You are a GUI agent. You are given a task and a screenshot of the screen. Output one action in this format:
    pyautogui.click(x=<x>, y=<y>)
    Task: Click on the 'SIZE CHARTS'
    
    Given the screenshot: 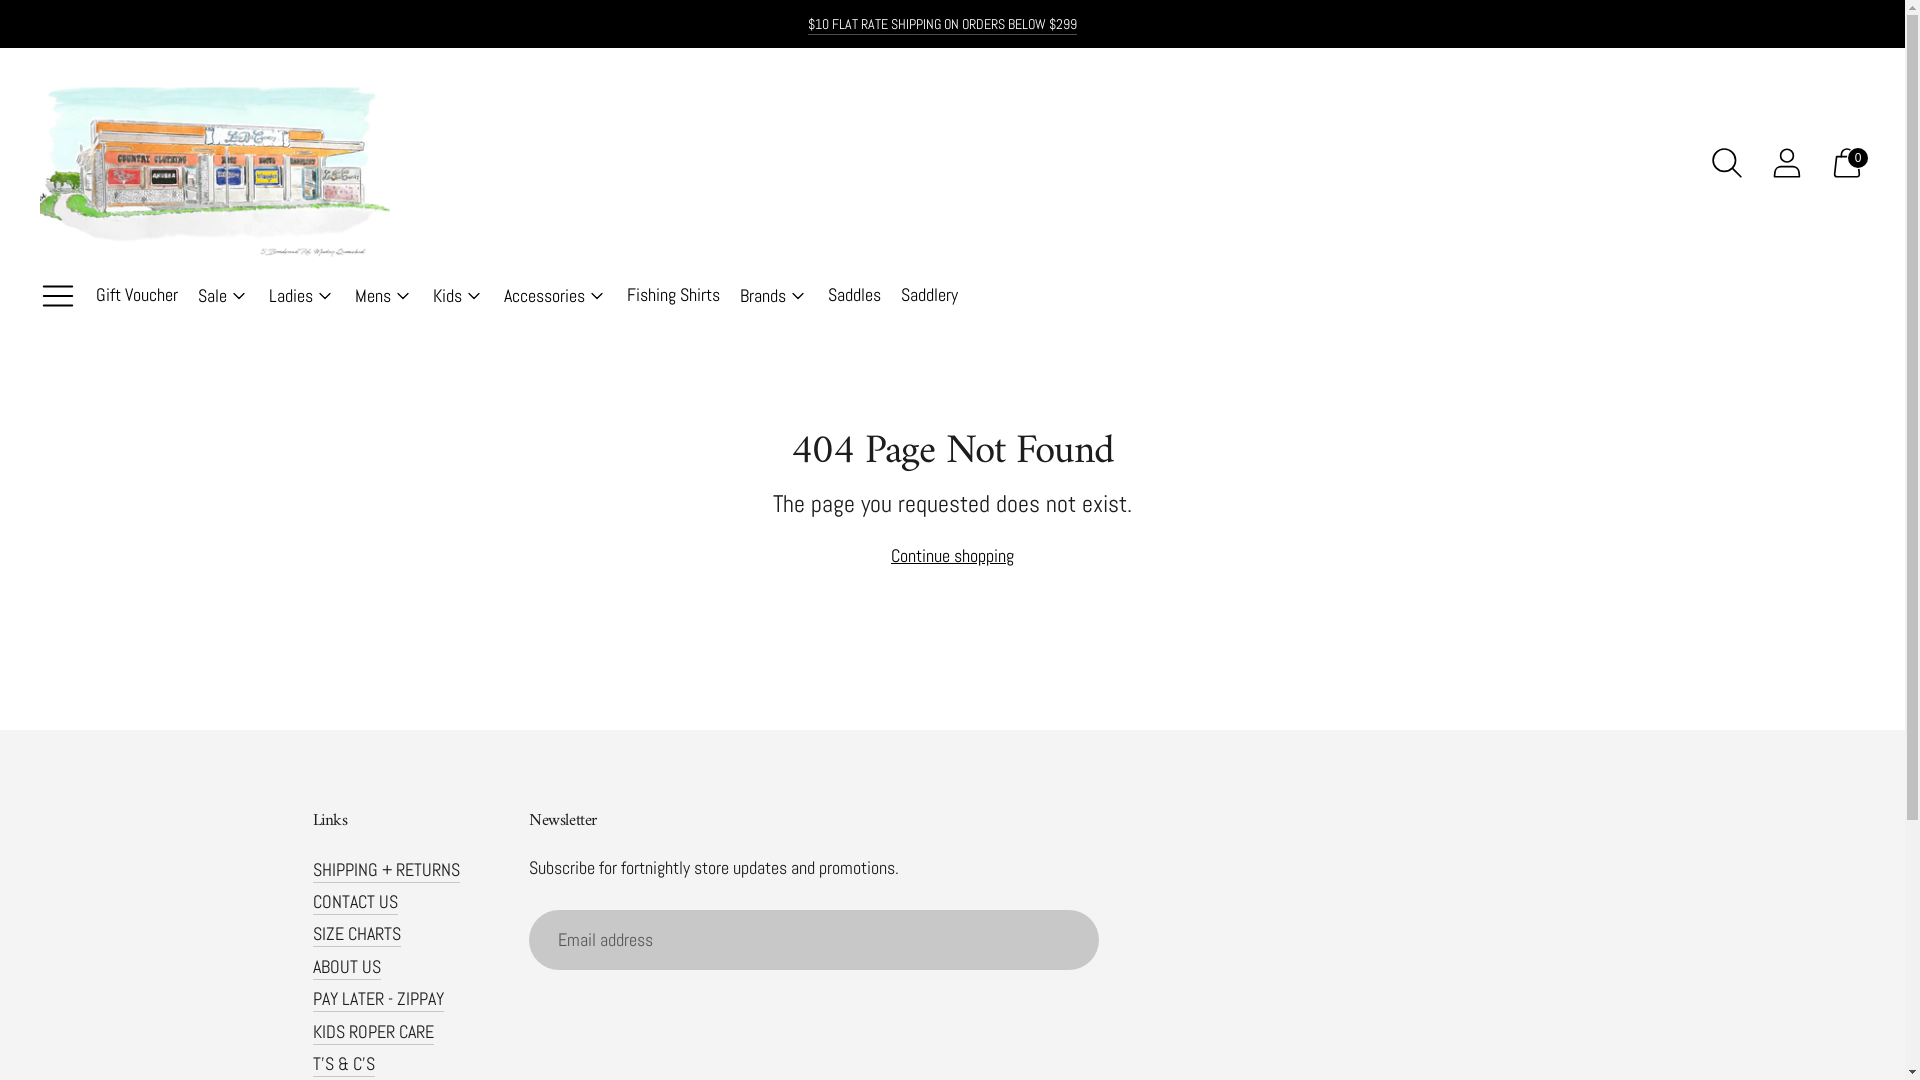 What is the action you would take?
    pyautogui.click(x=355, y=933)
    